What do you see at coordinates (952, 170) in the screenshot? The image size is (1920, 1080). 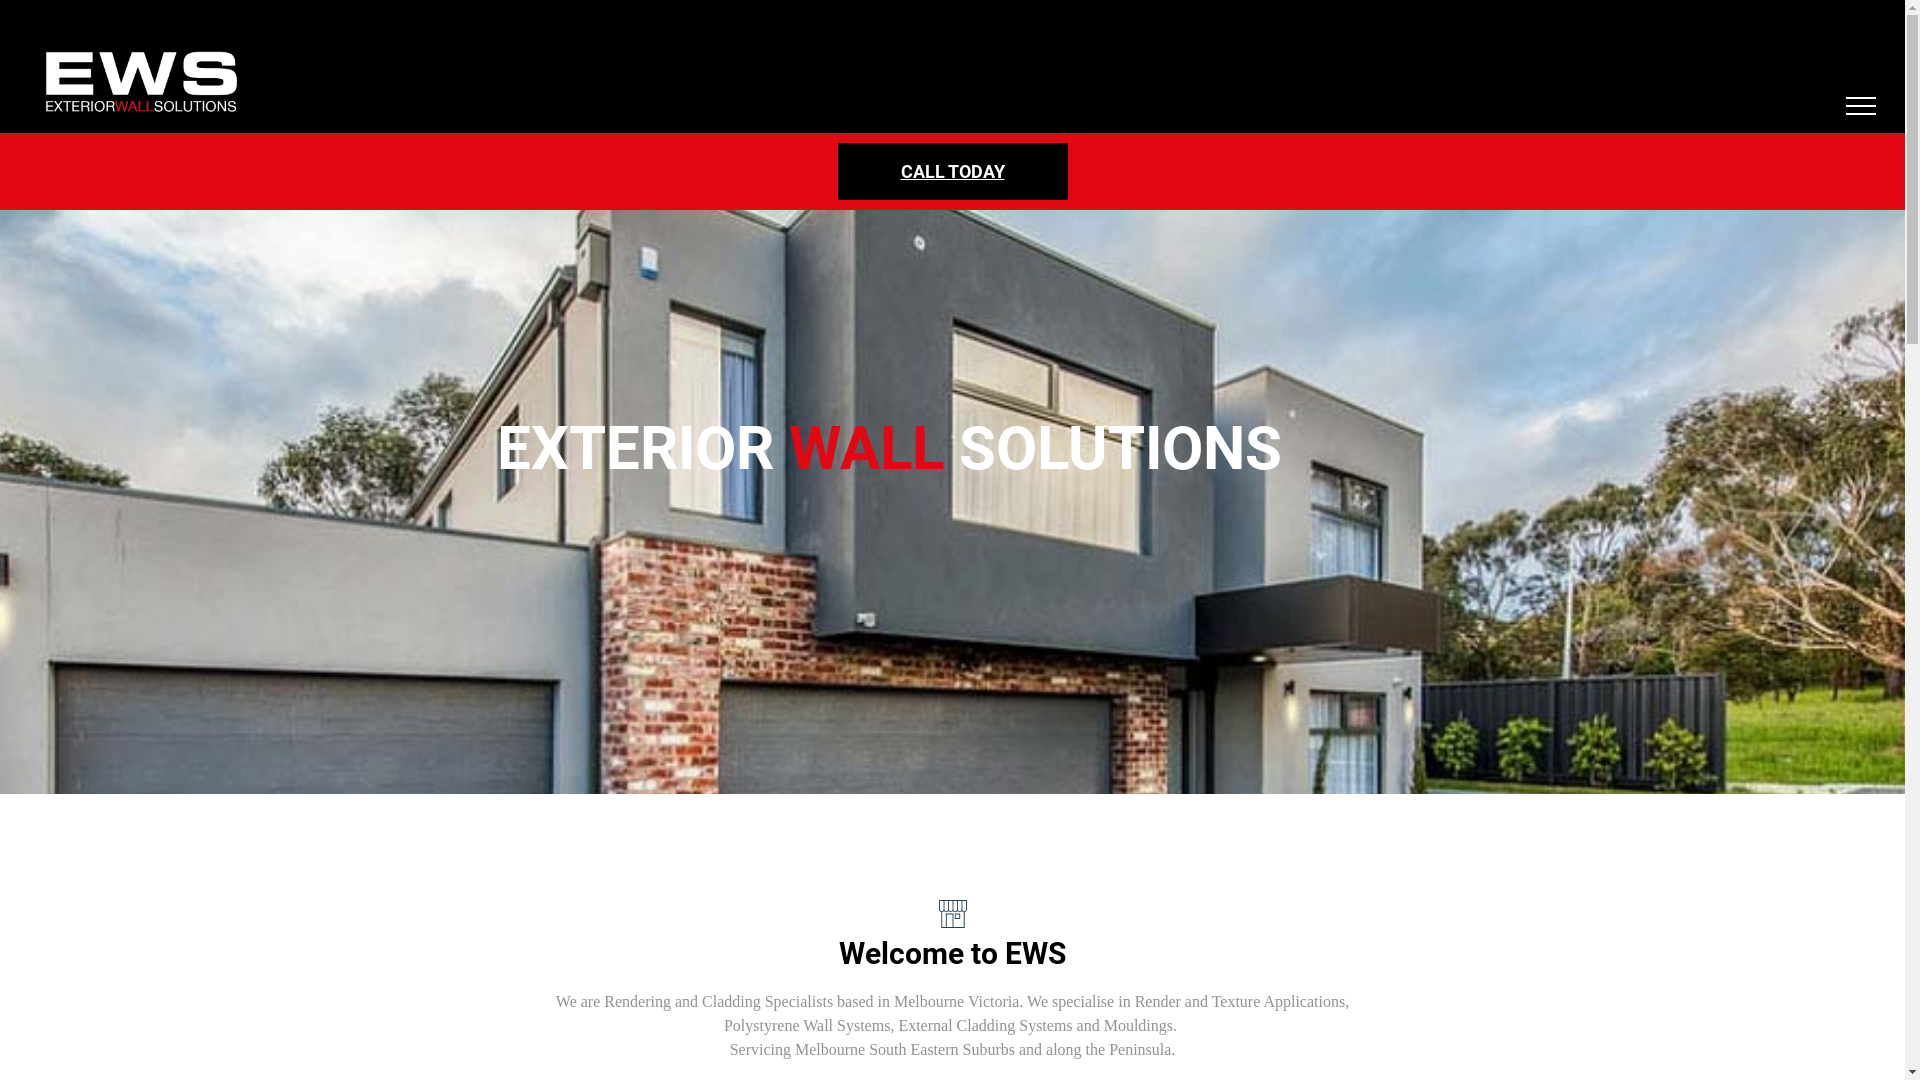 I see `'CALL TODAY'` at bounding box center [952, 170].